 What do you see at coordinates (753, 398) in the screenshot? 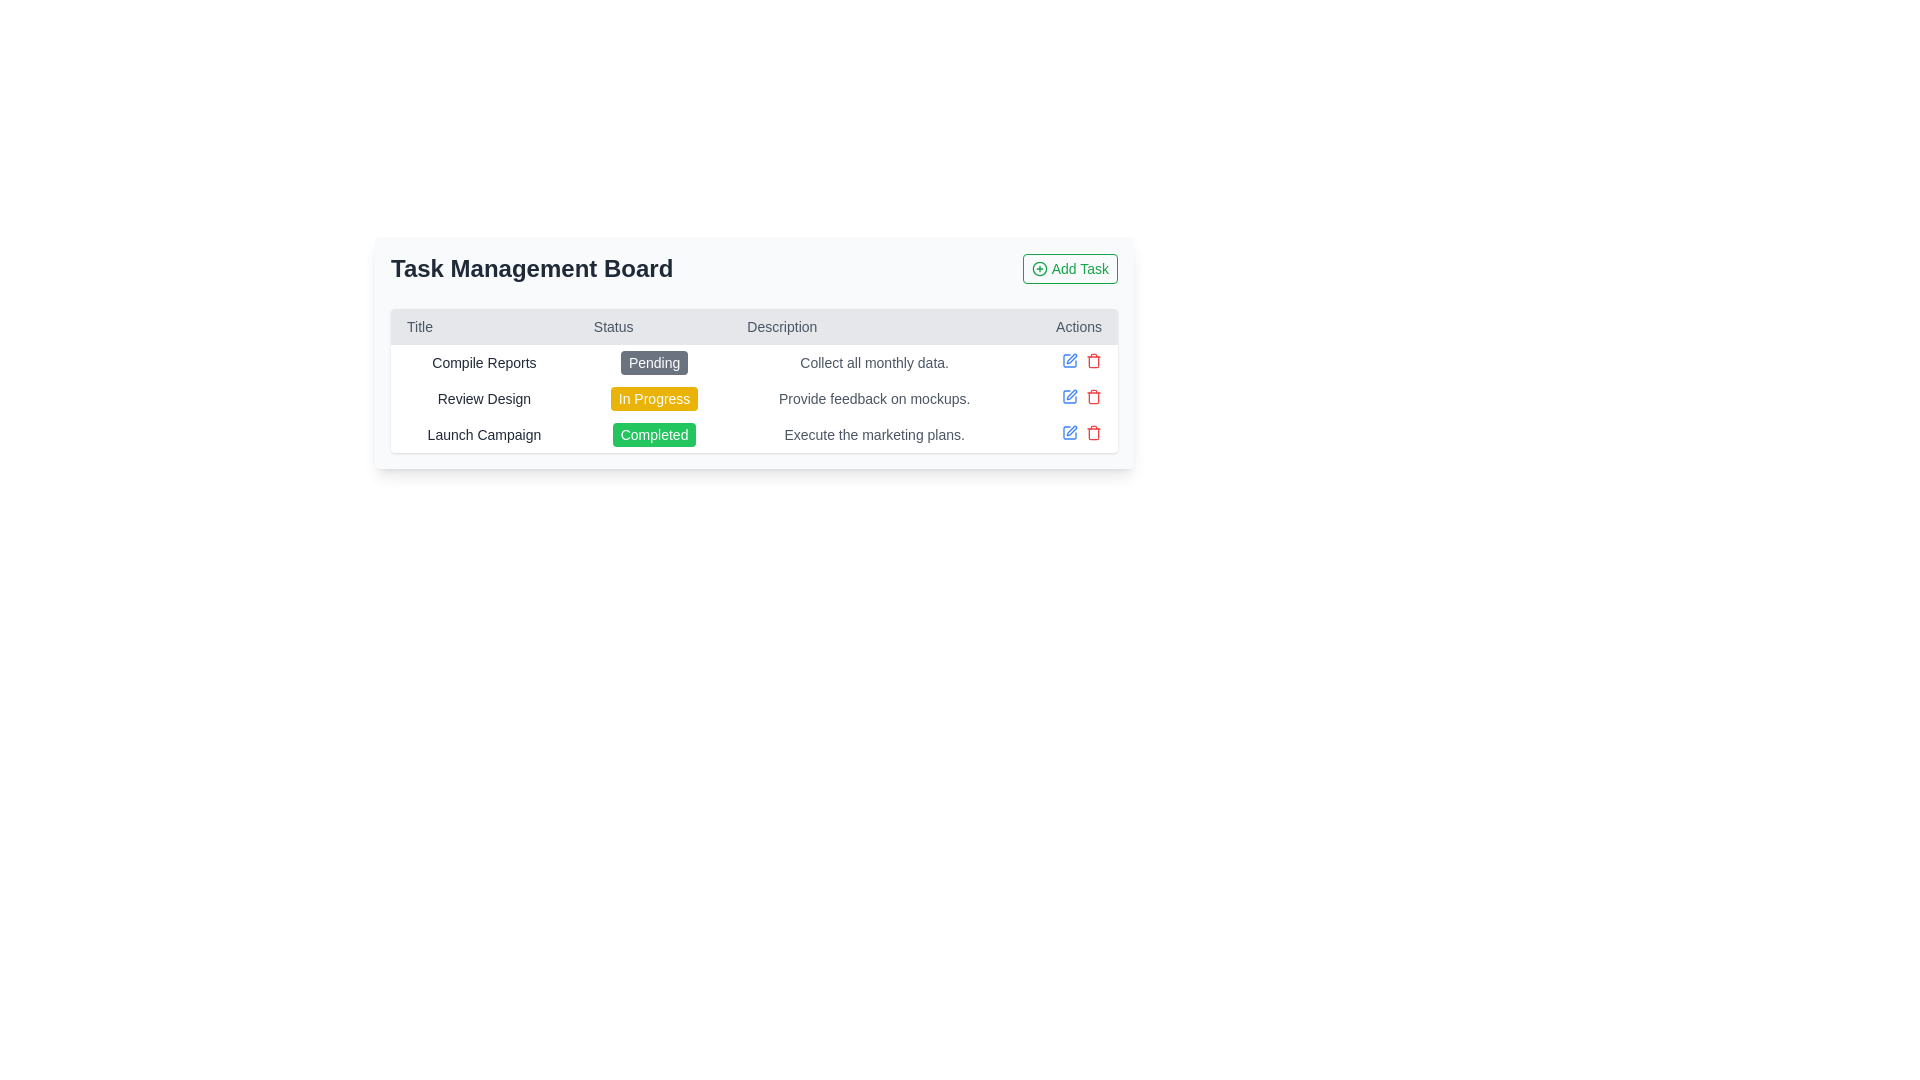
I see `the second row of the task list in the task management system` at bounding box center [753, 398].